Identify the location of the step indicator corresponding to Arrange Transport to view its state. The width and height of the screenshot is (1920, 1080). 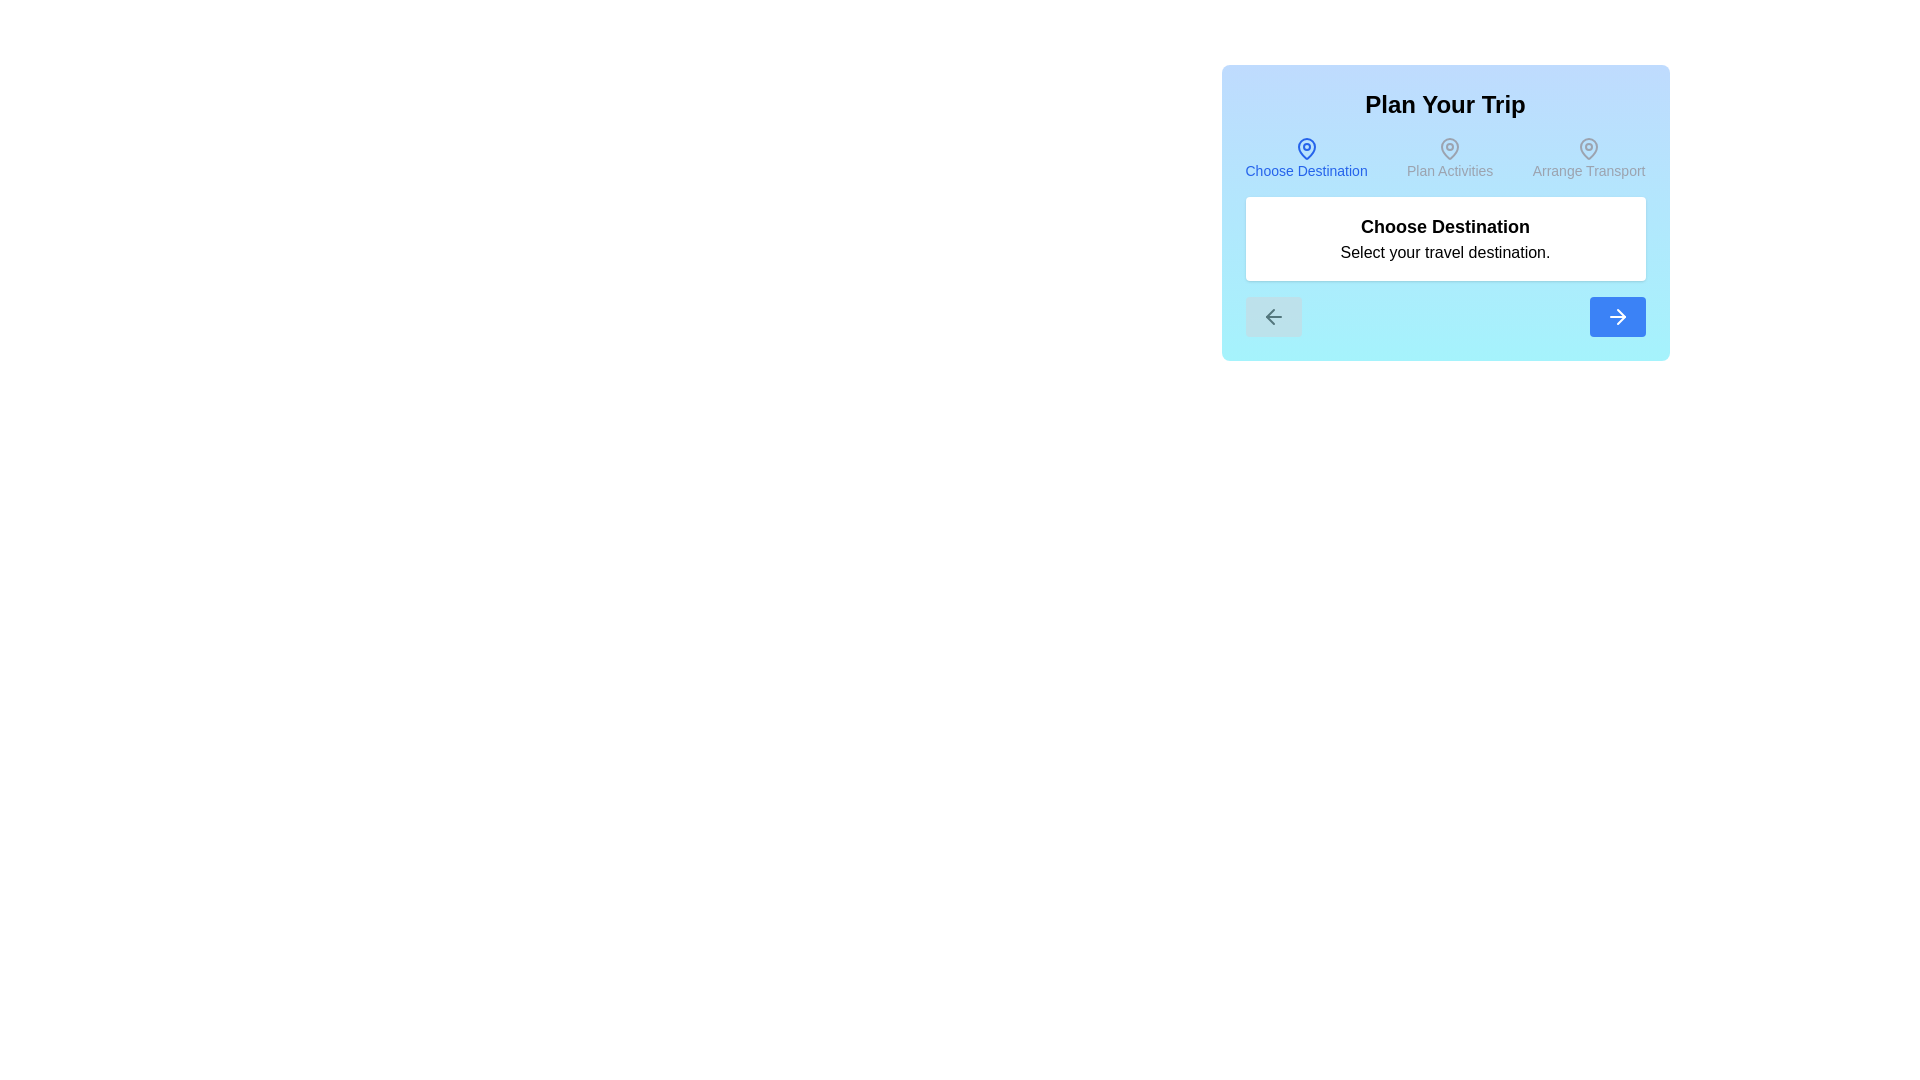
(1587, 157).